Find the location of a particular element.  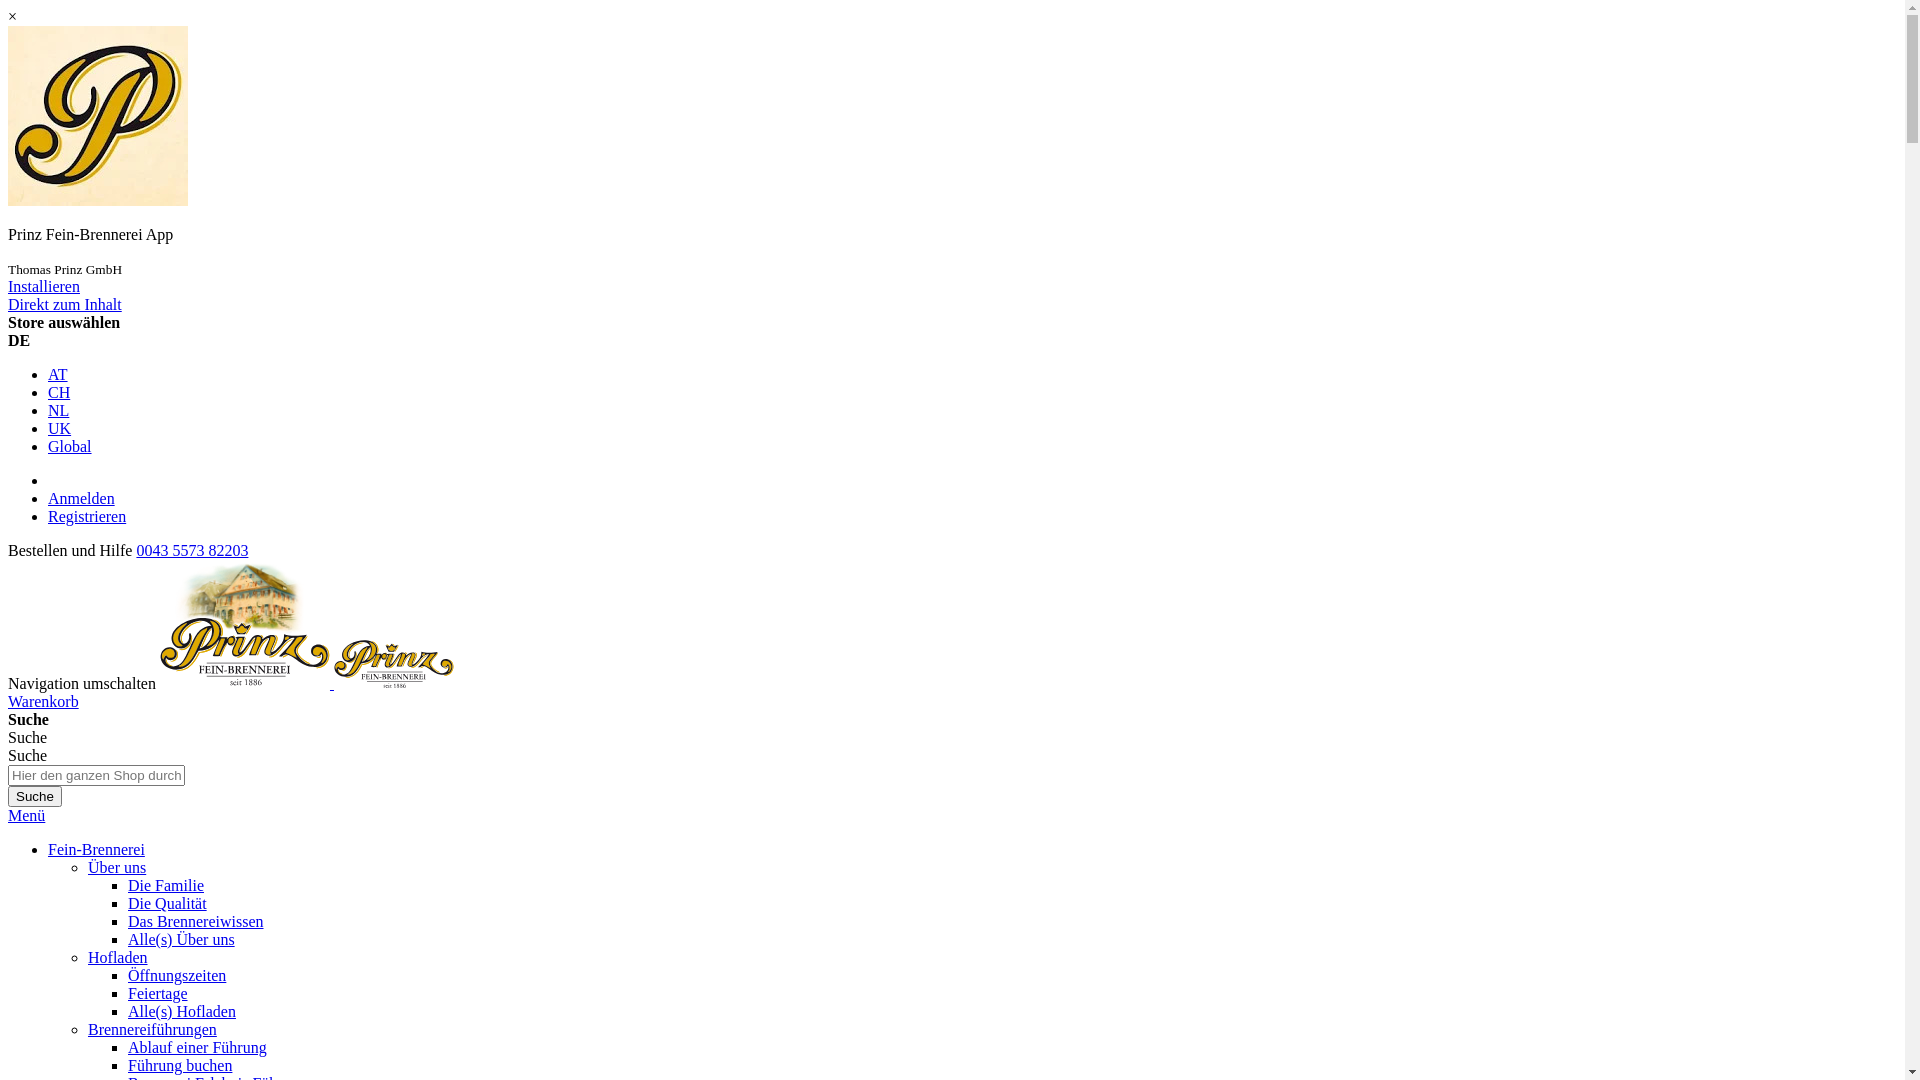

'Anmelden' is located at coordinates (80, 497).